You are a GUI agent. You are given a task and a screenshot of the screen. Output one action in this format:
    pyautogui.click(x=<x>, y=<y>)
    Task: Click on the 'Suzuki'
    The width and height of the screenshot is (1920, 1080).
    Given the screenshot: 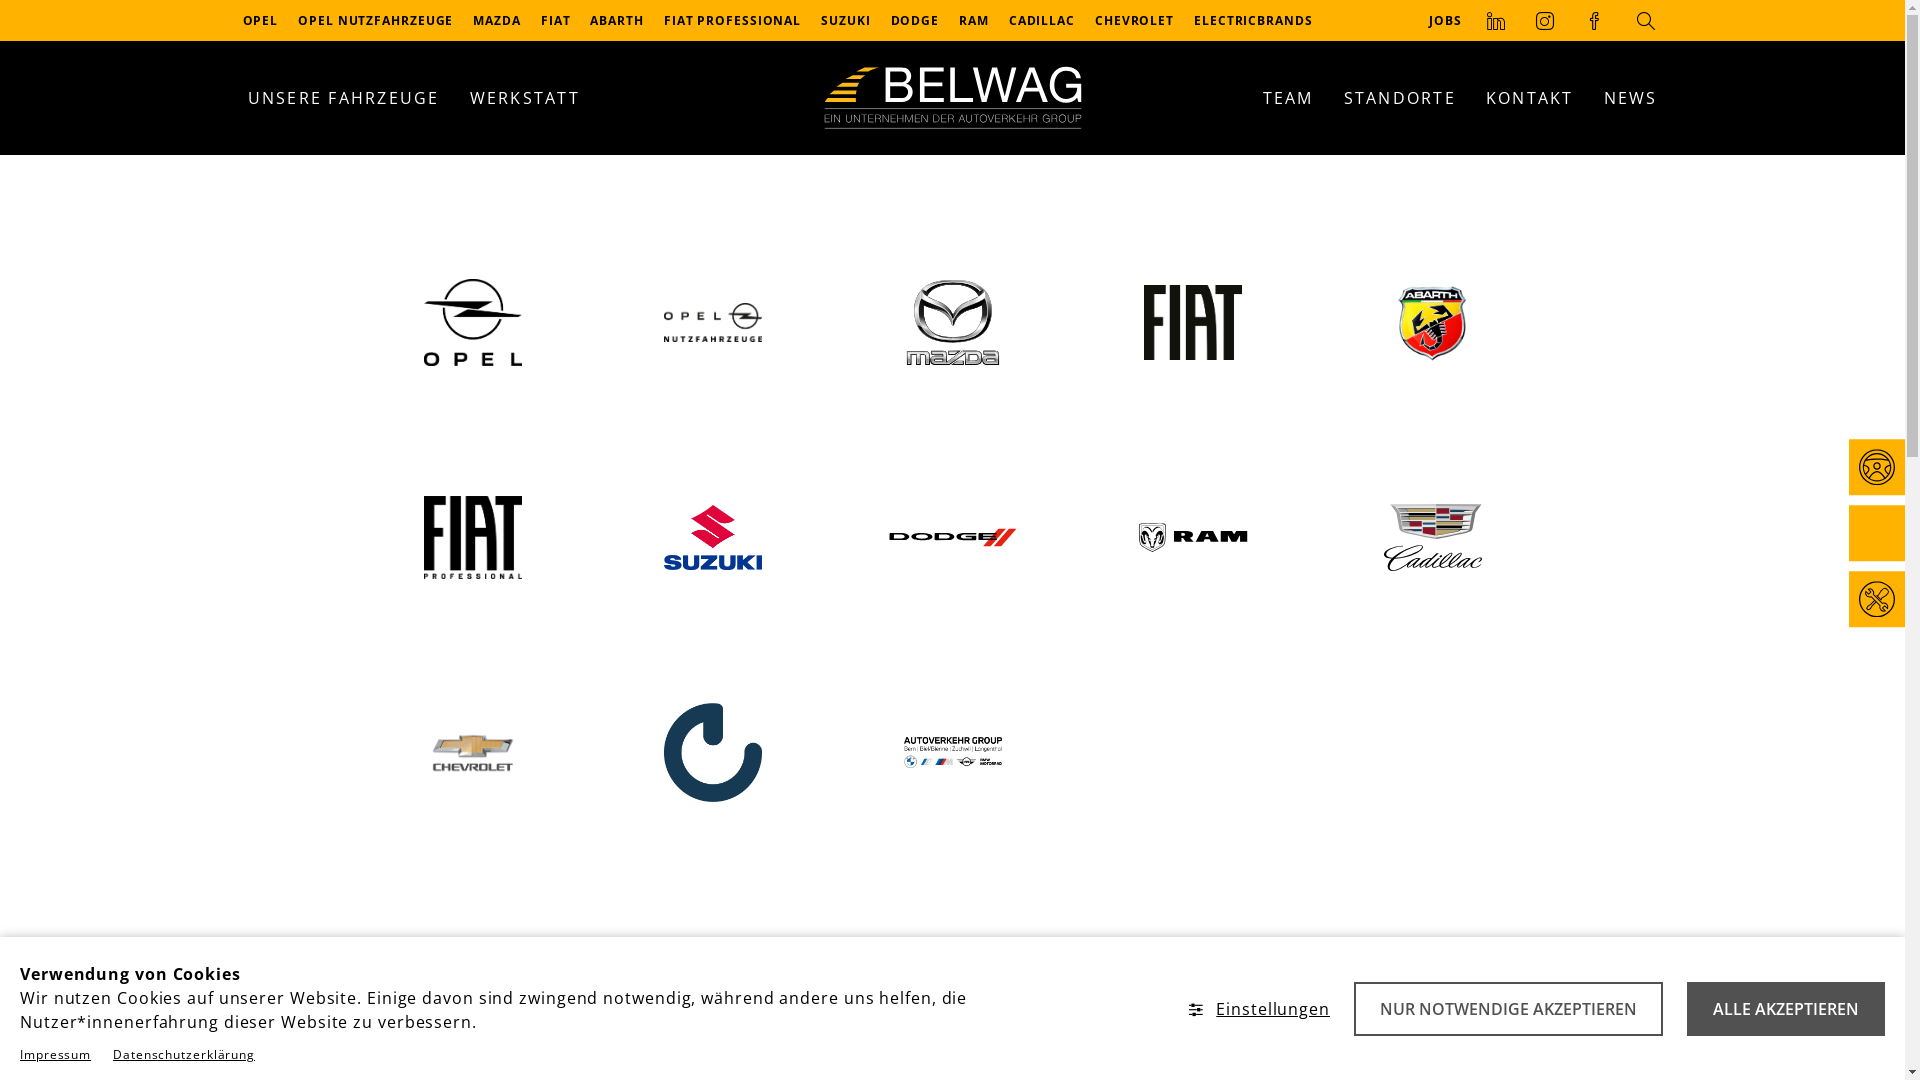 What is the action you would take?
    pyautogui.click(x=711, y=536)
    